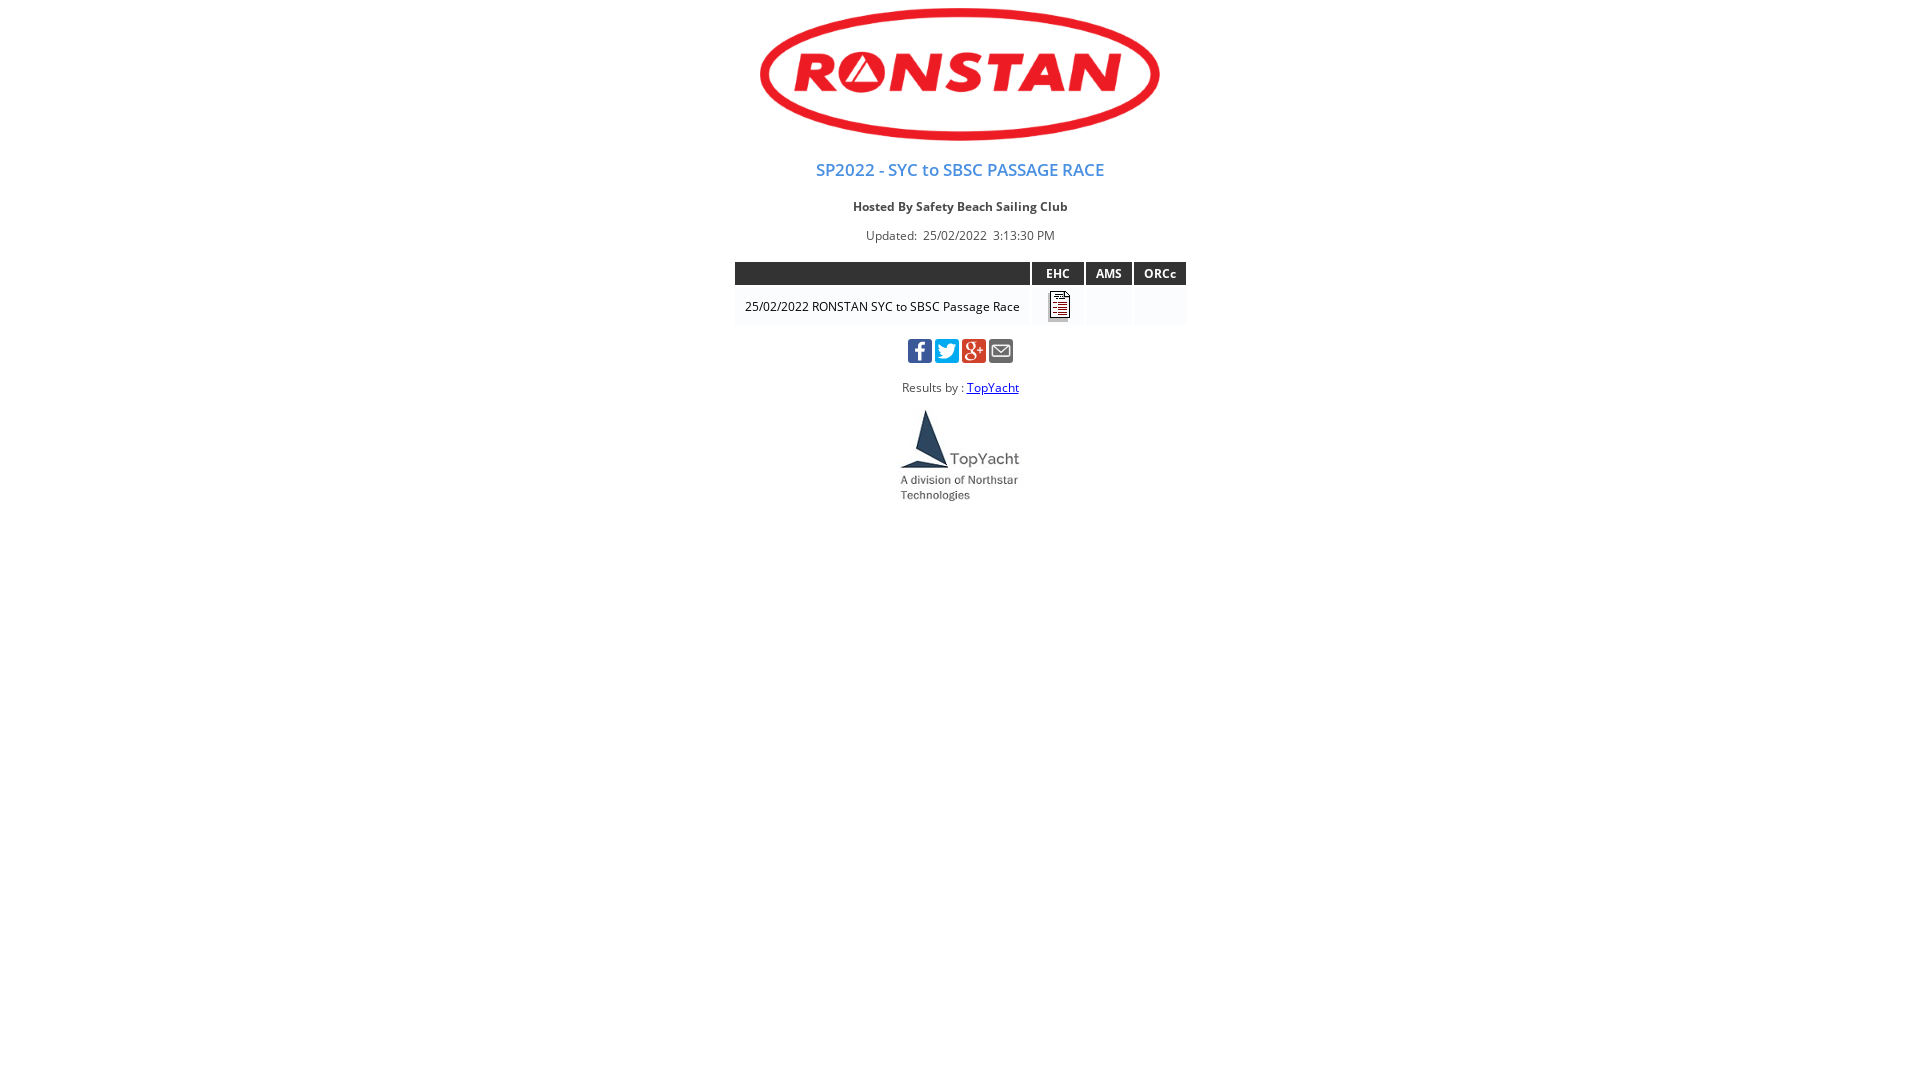 The width and height of the screenshot is (1920, 1080). I want to click on 'TopYacht', so click(965, 387).